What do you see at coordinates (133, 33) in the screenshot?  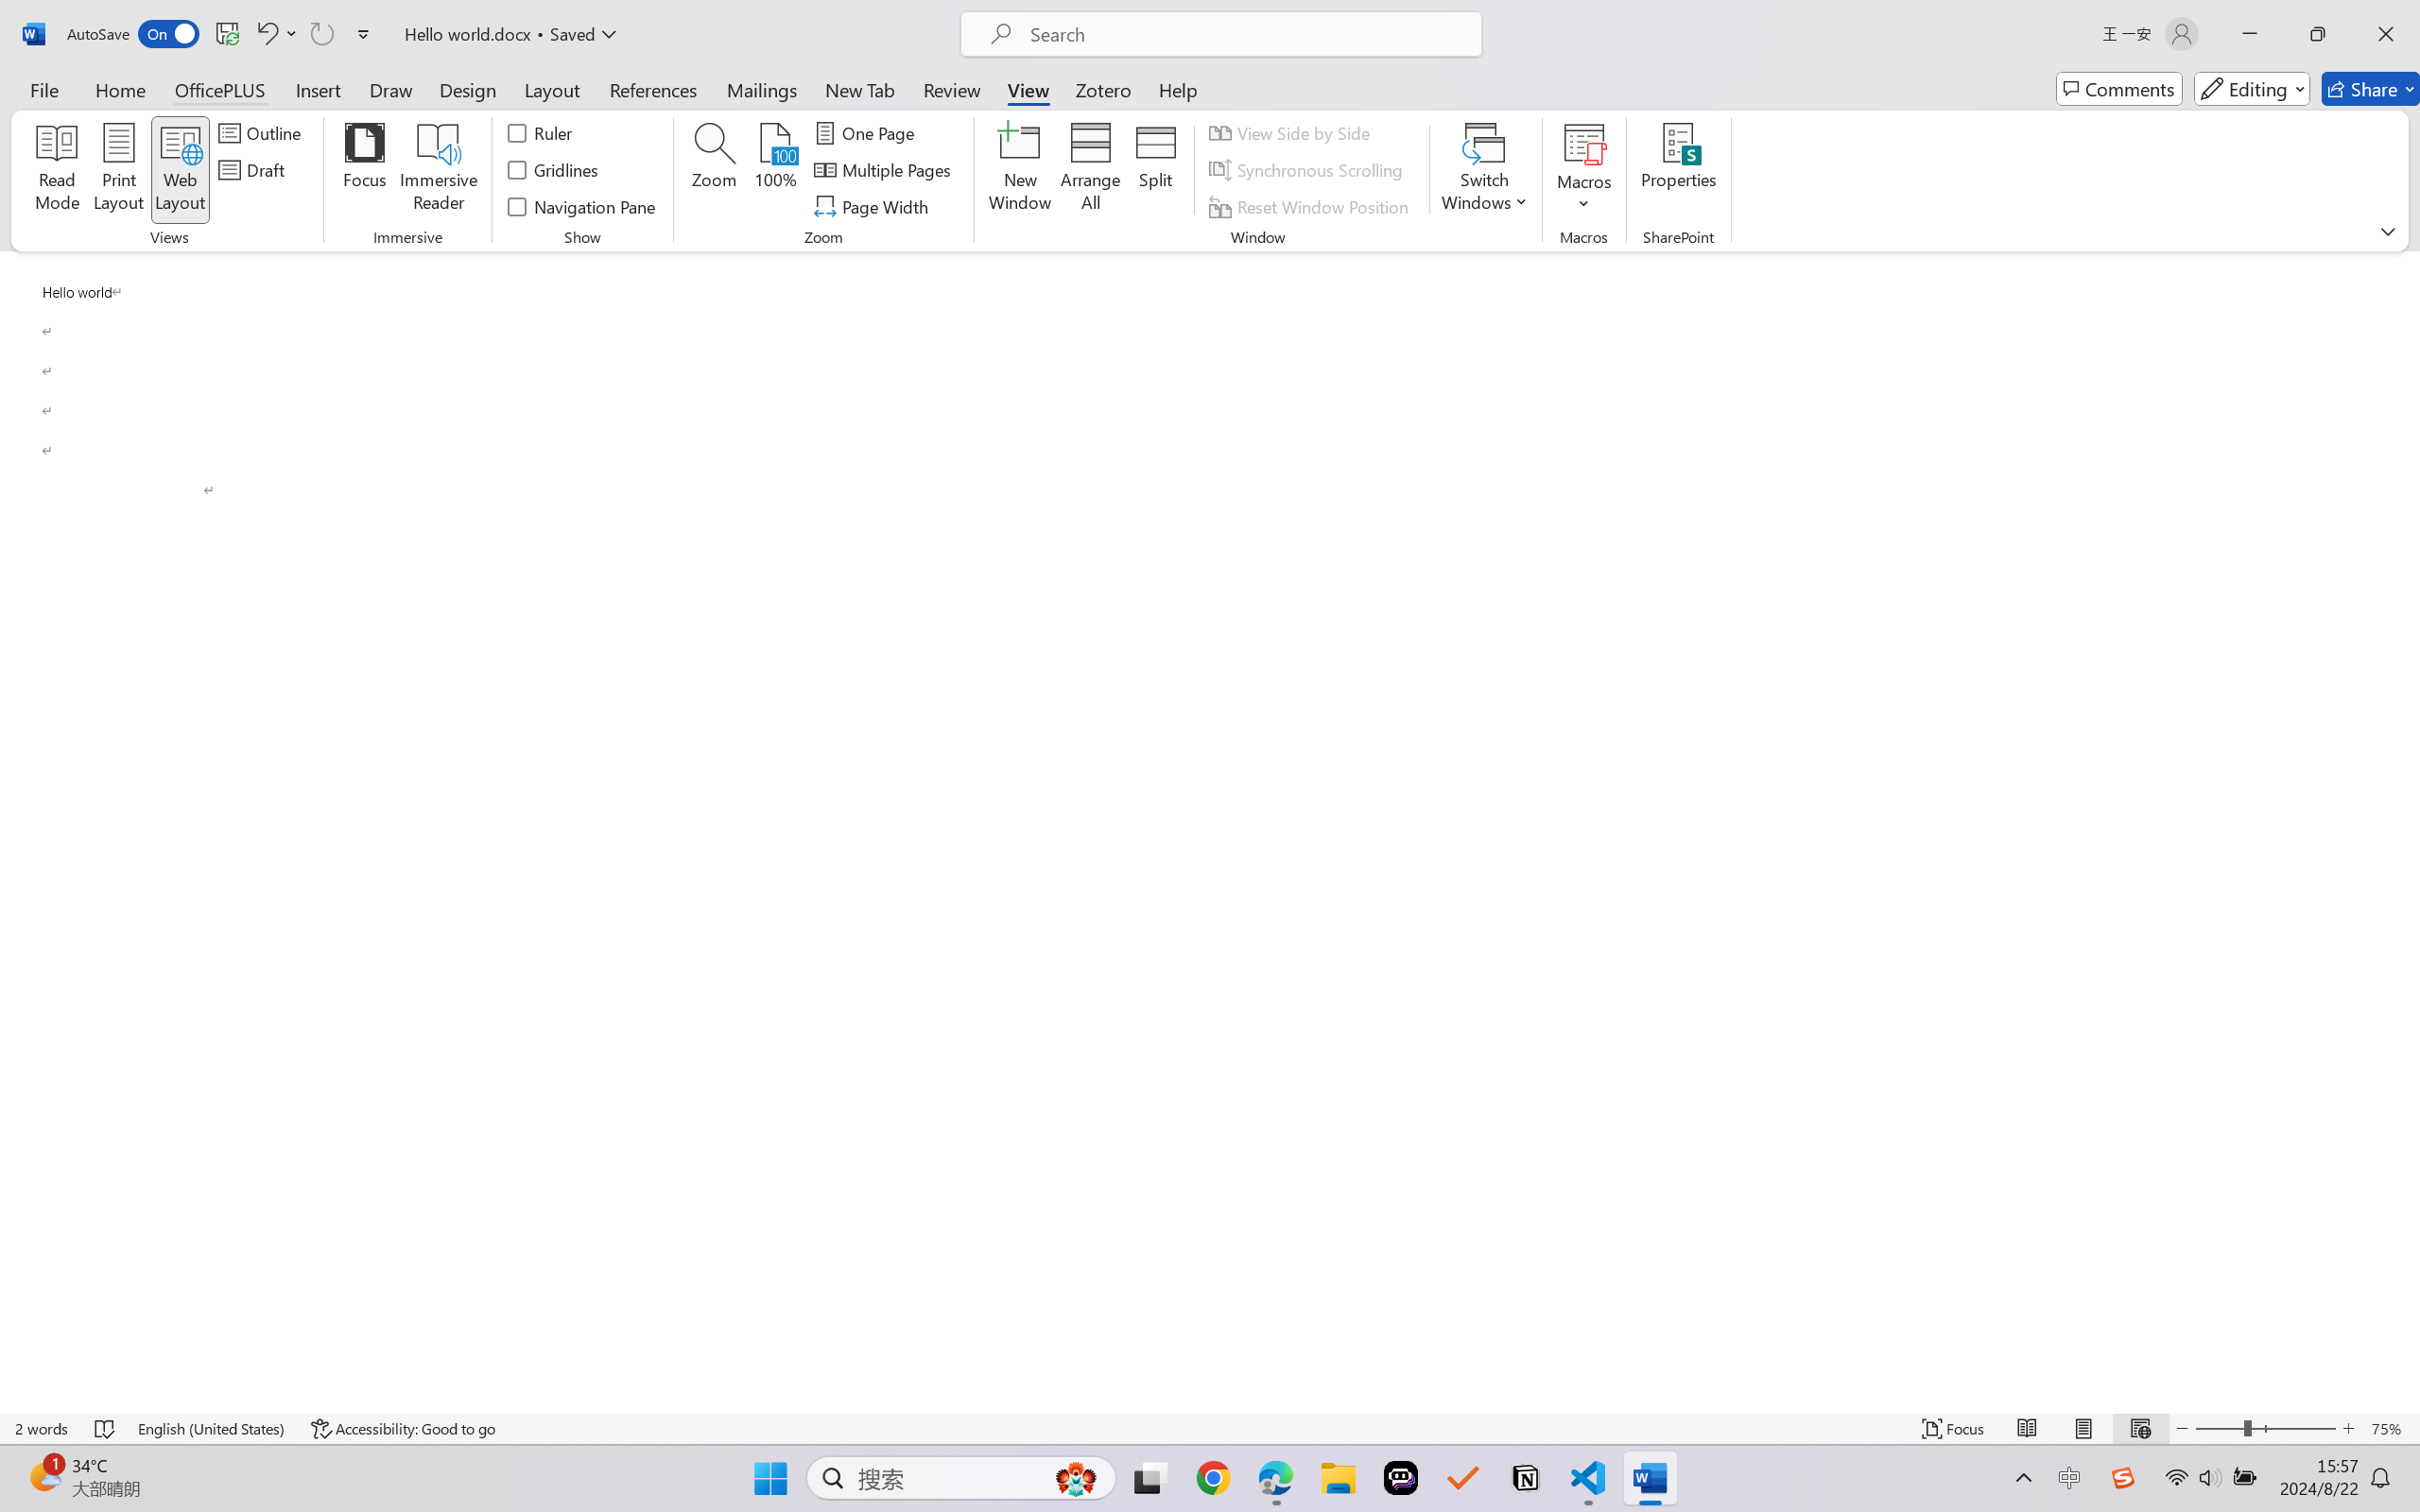 I see `'AutoSave'` at bounding box center [133, 33].